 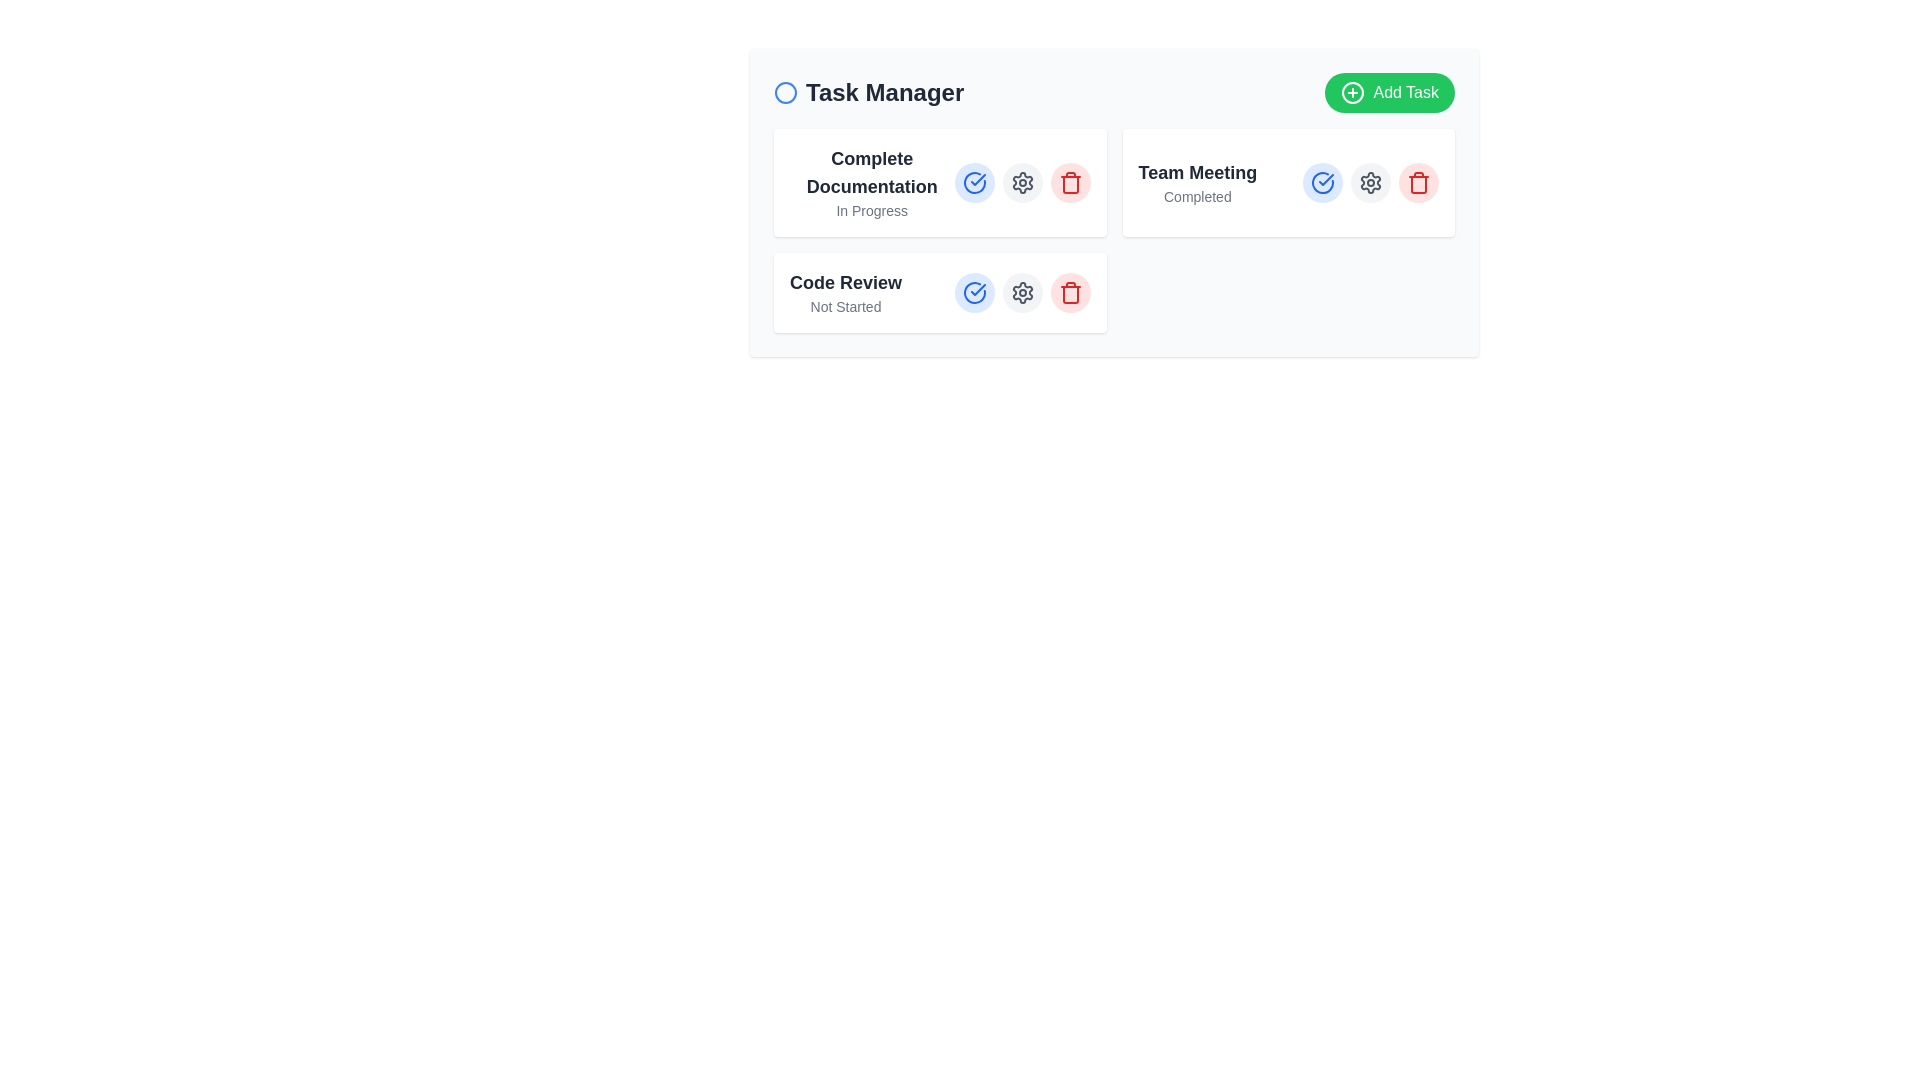 What do you see at coordinates (785, 92) in the screenshot?
I see `the icon located at the top-left corner of the 'Task Manager' section, which represents an active or selectable state` at bounding box center [785, 92].